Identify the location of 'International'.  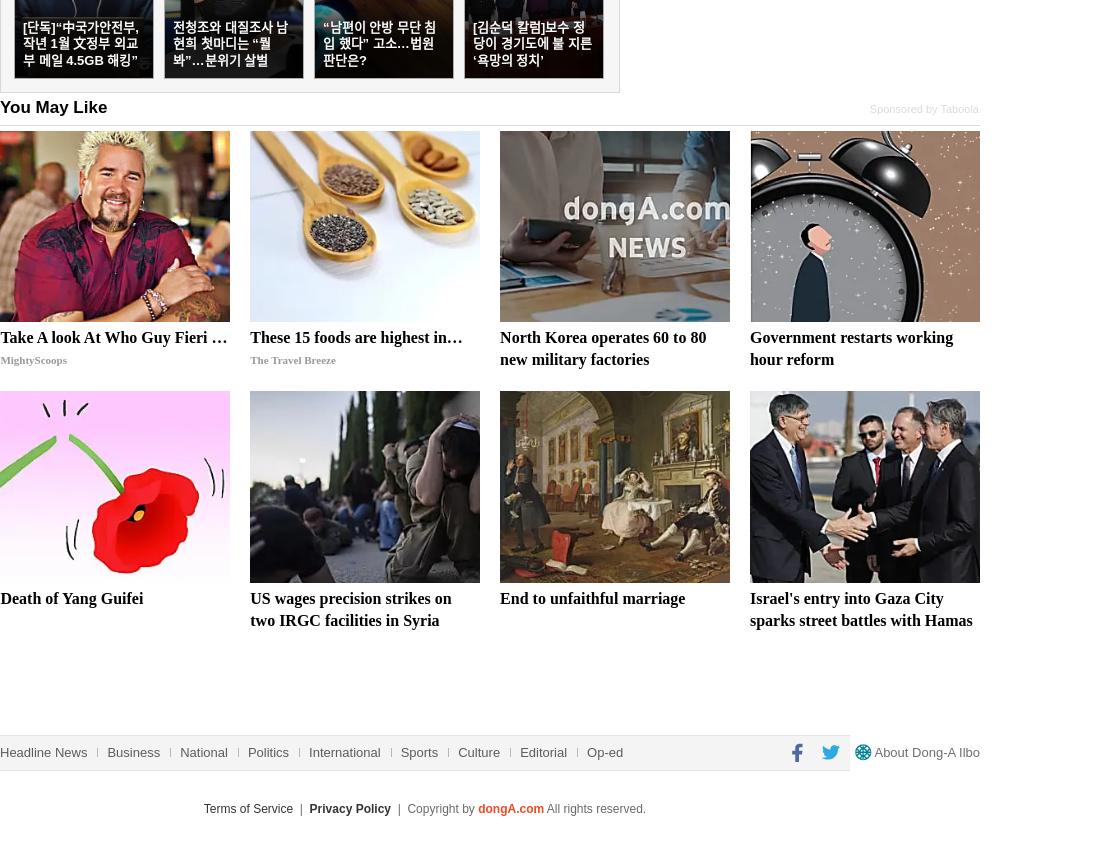
(343, 750).